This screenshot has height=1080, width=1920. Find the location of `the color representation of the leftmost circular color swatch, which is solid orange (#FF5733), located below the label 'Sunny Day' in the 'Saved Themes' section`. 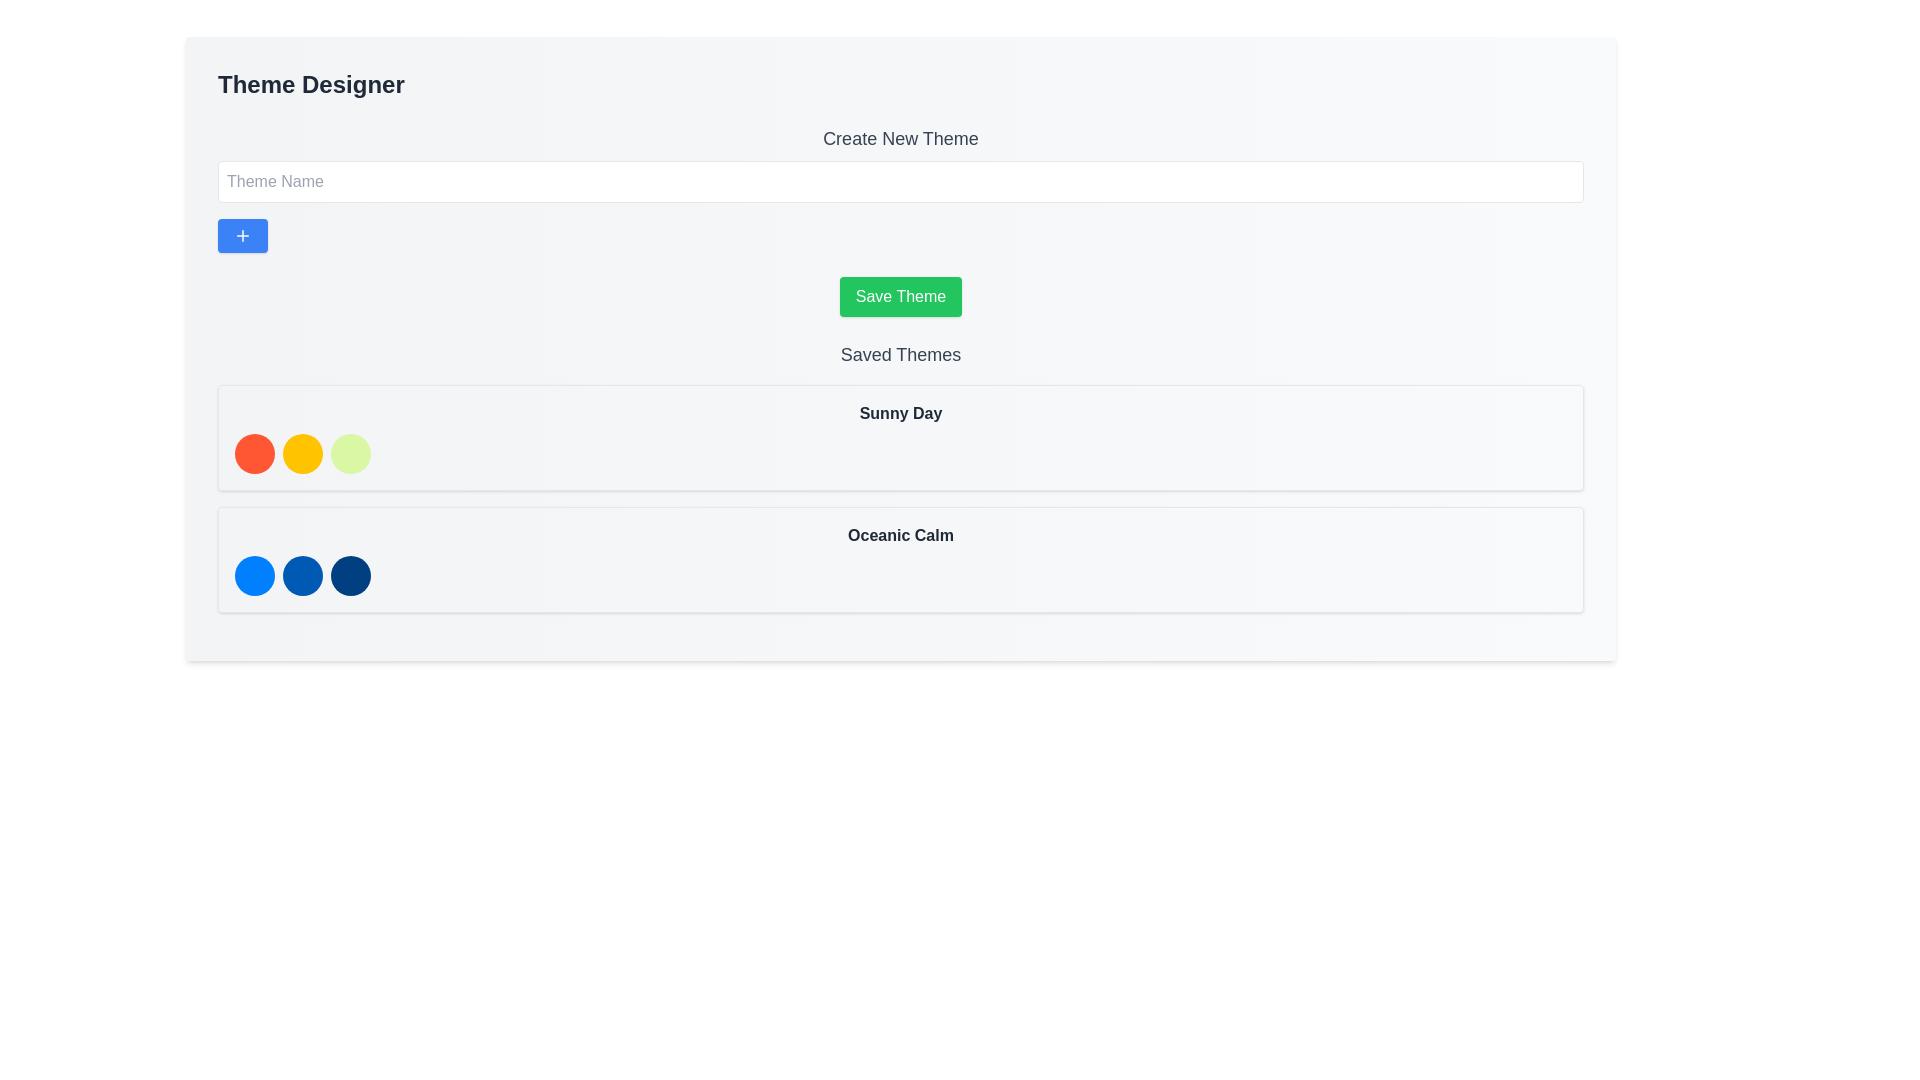

the color representation of the leftmost circular color swatch, which is solid orange (#FF5733), located below the label 'Sunny Day' in the 'Saved Themes' section is located at coordinates (253, 454).